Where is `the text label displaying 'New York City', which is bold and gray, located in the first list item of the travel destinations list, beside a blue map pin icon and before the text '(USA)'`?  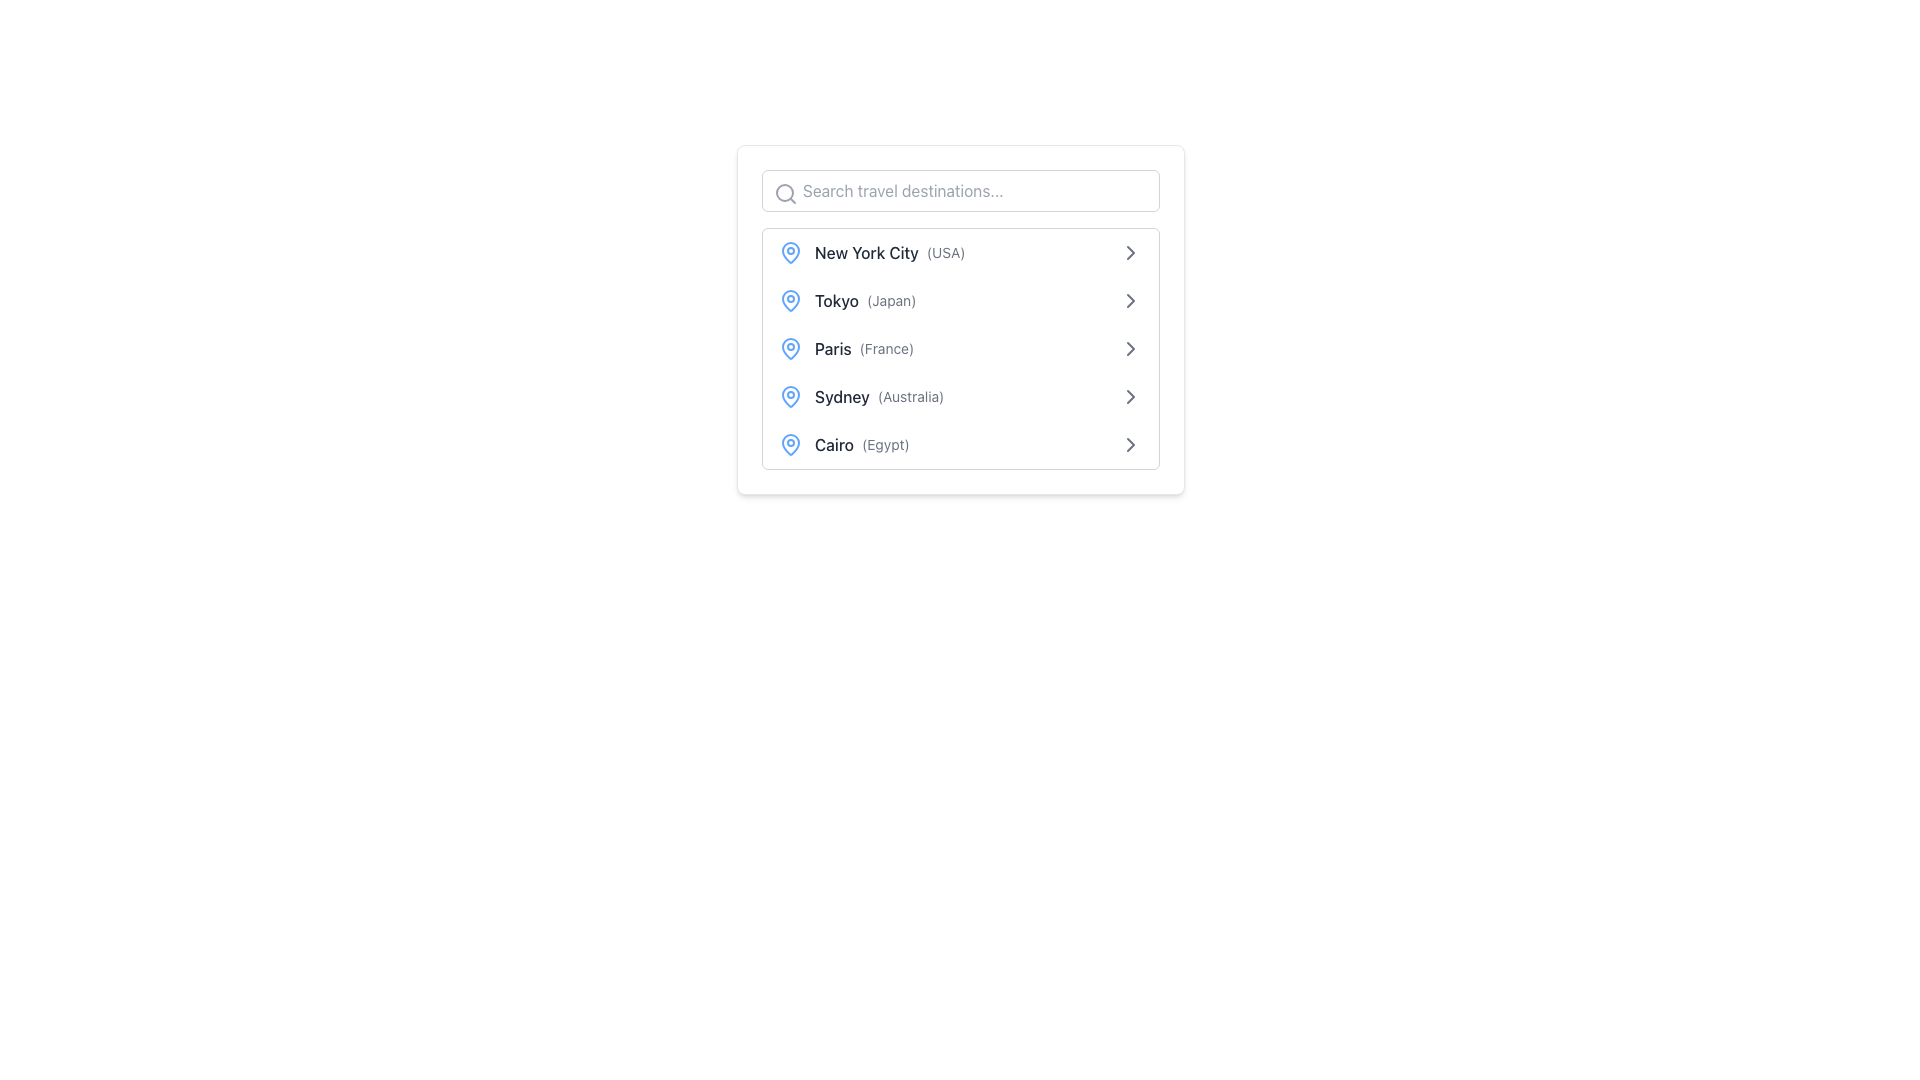
the text label displaying 'New York City', which is bold and gray, located in the first list item of the travel destinations list, beside a blue map pin icon and before the text '(USA)' is located at coordinates (866, 252).